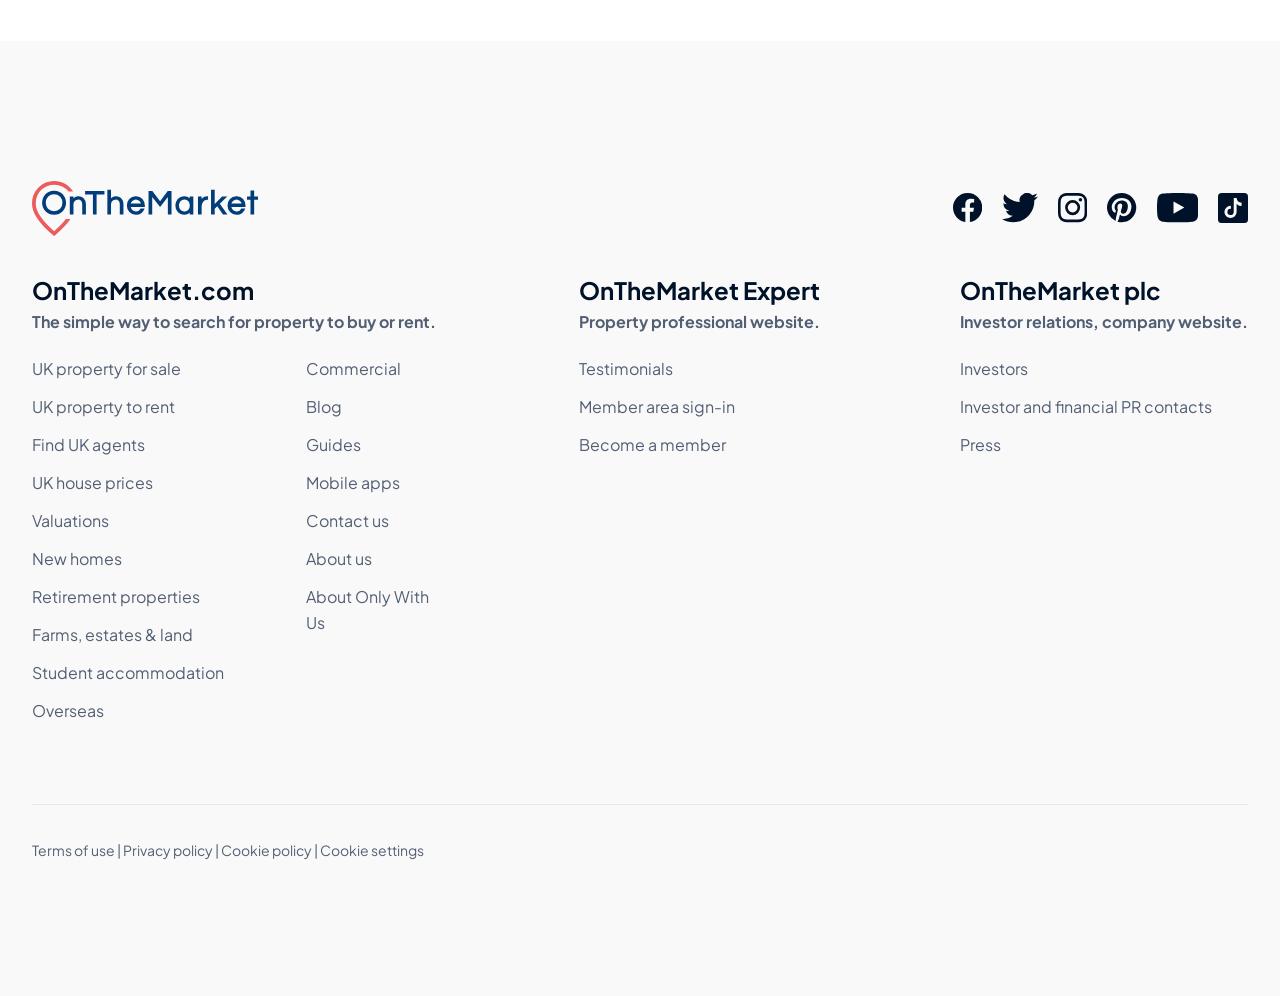  Describe the element at coordinates (1084, 405) in the screenshot. I see `'Investor and financial PR contacts'` at that location.